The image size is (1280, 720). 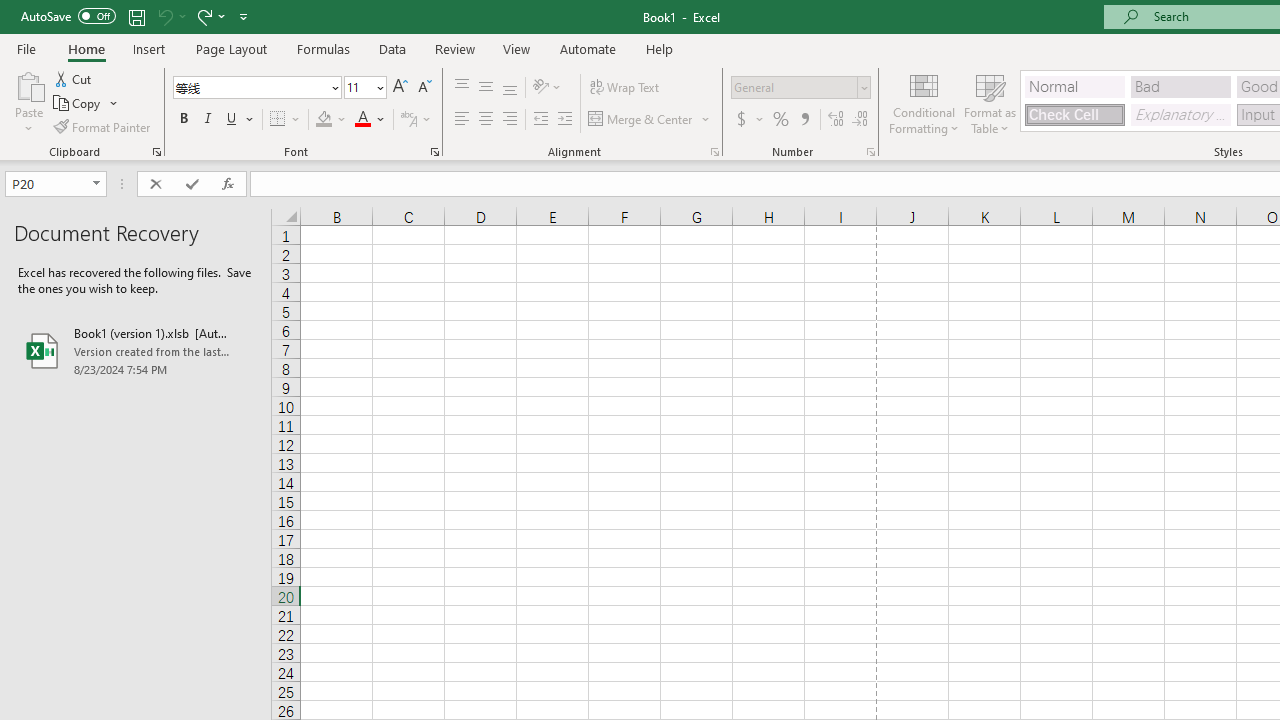 What do you see at coordinates (155, 150) in the screenshot?
I see `'Office Clipboard...'` at bounding box center [155, 150].